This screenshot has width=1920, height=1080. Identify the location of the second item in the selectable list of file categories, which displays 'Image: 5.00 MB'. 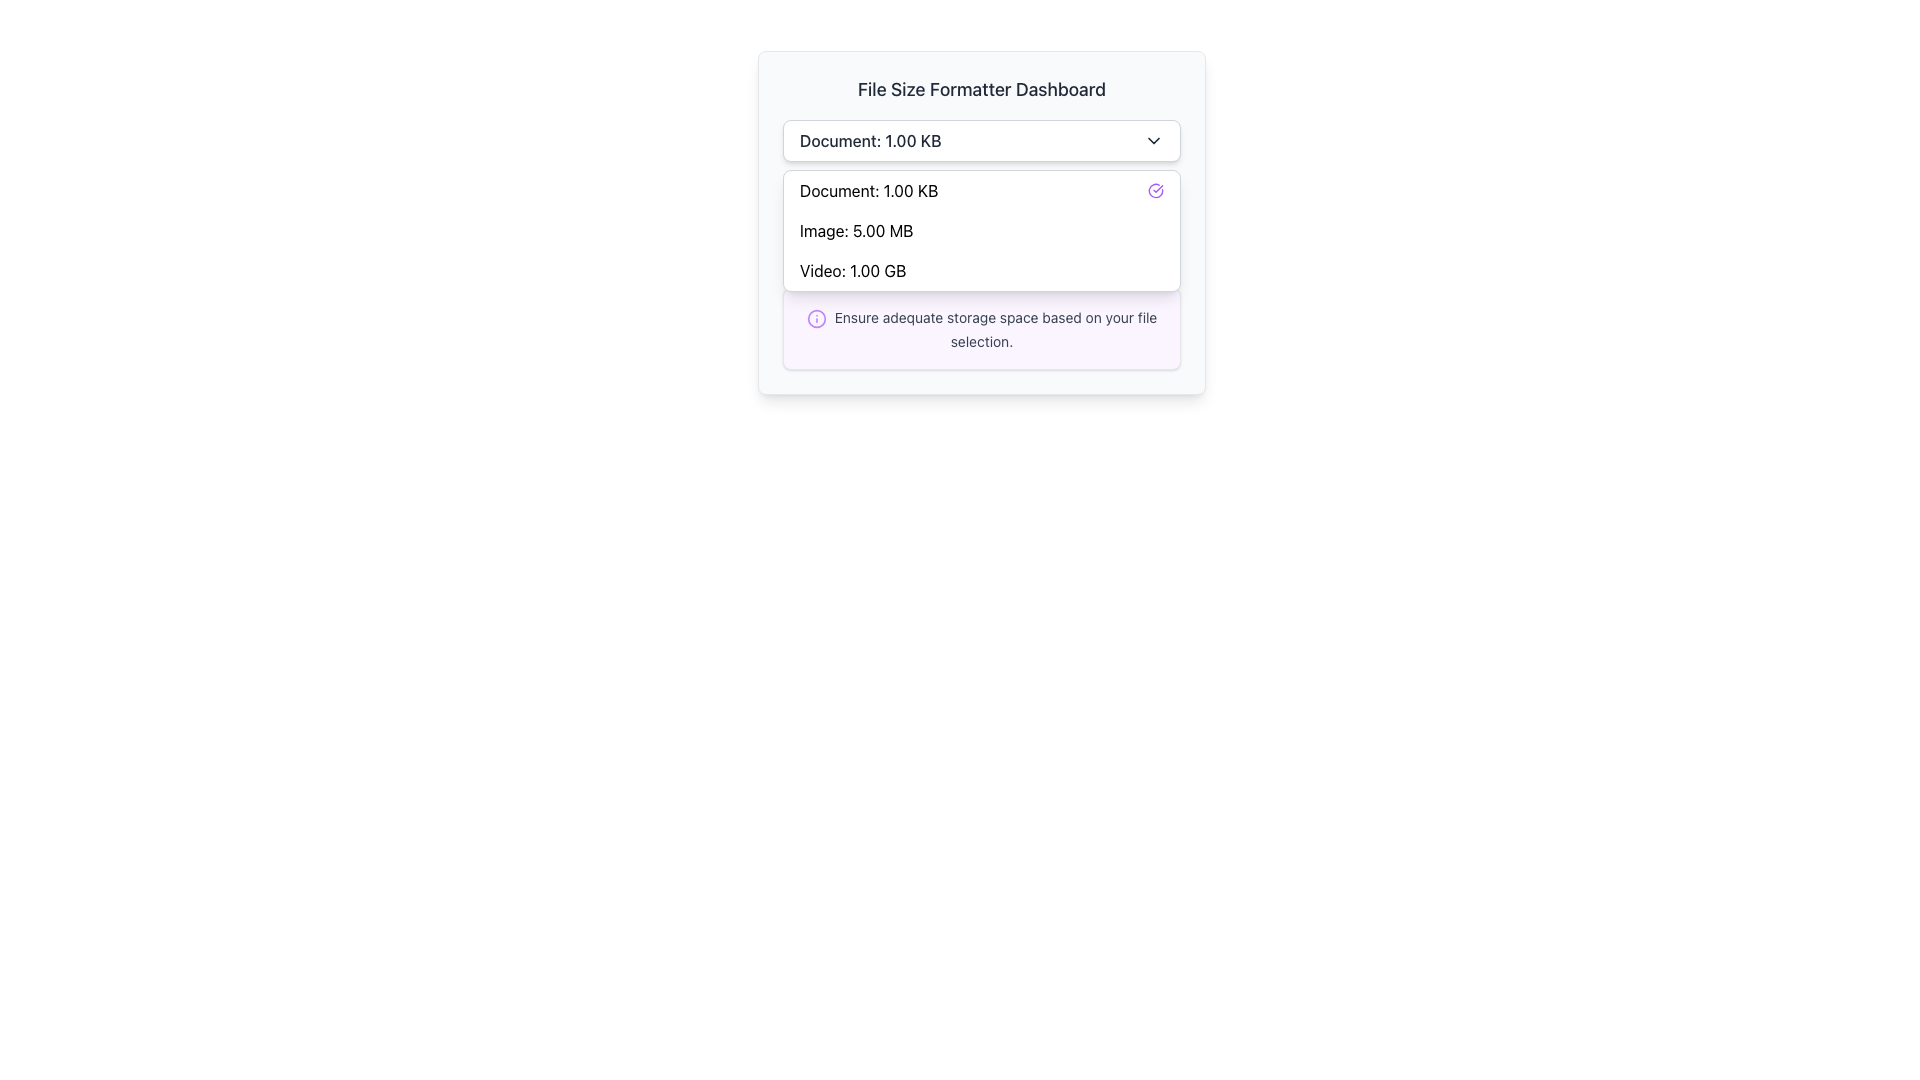
(982, 230).